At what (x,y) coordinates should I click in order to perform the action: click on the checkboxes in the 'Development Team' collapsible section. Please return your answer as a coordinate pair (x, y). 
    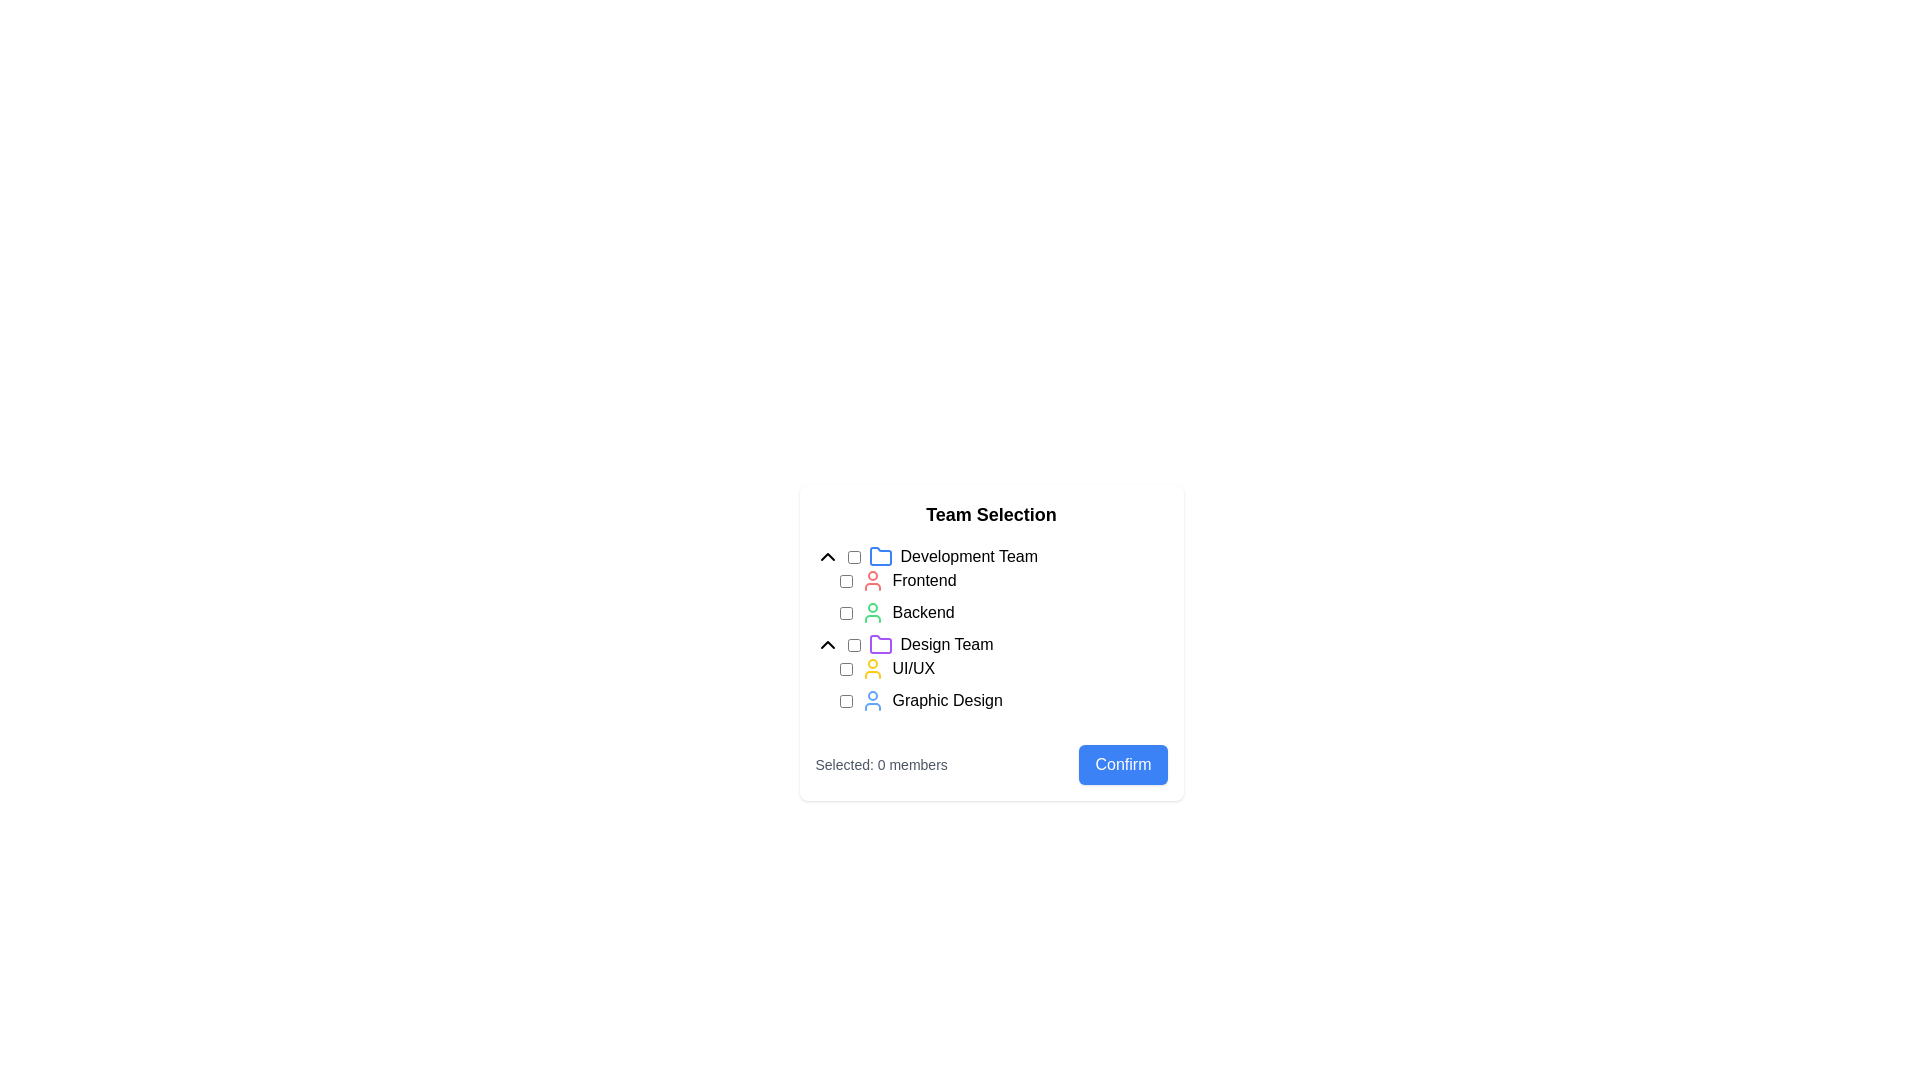
    Looking at the image, I should click on (991, 585).